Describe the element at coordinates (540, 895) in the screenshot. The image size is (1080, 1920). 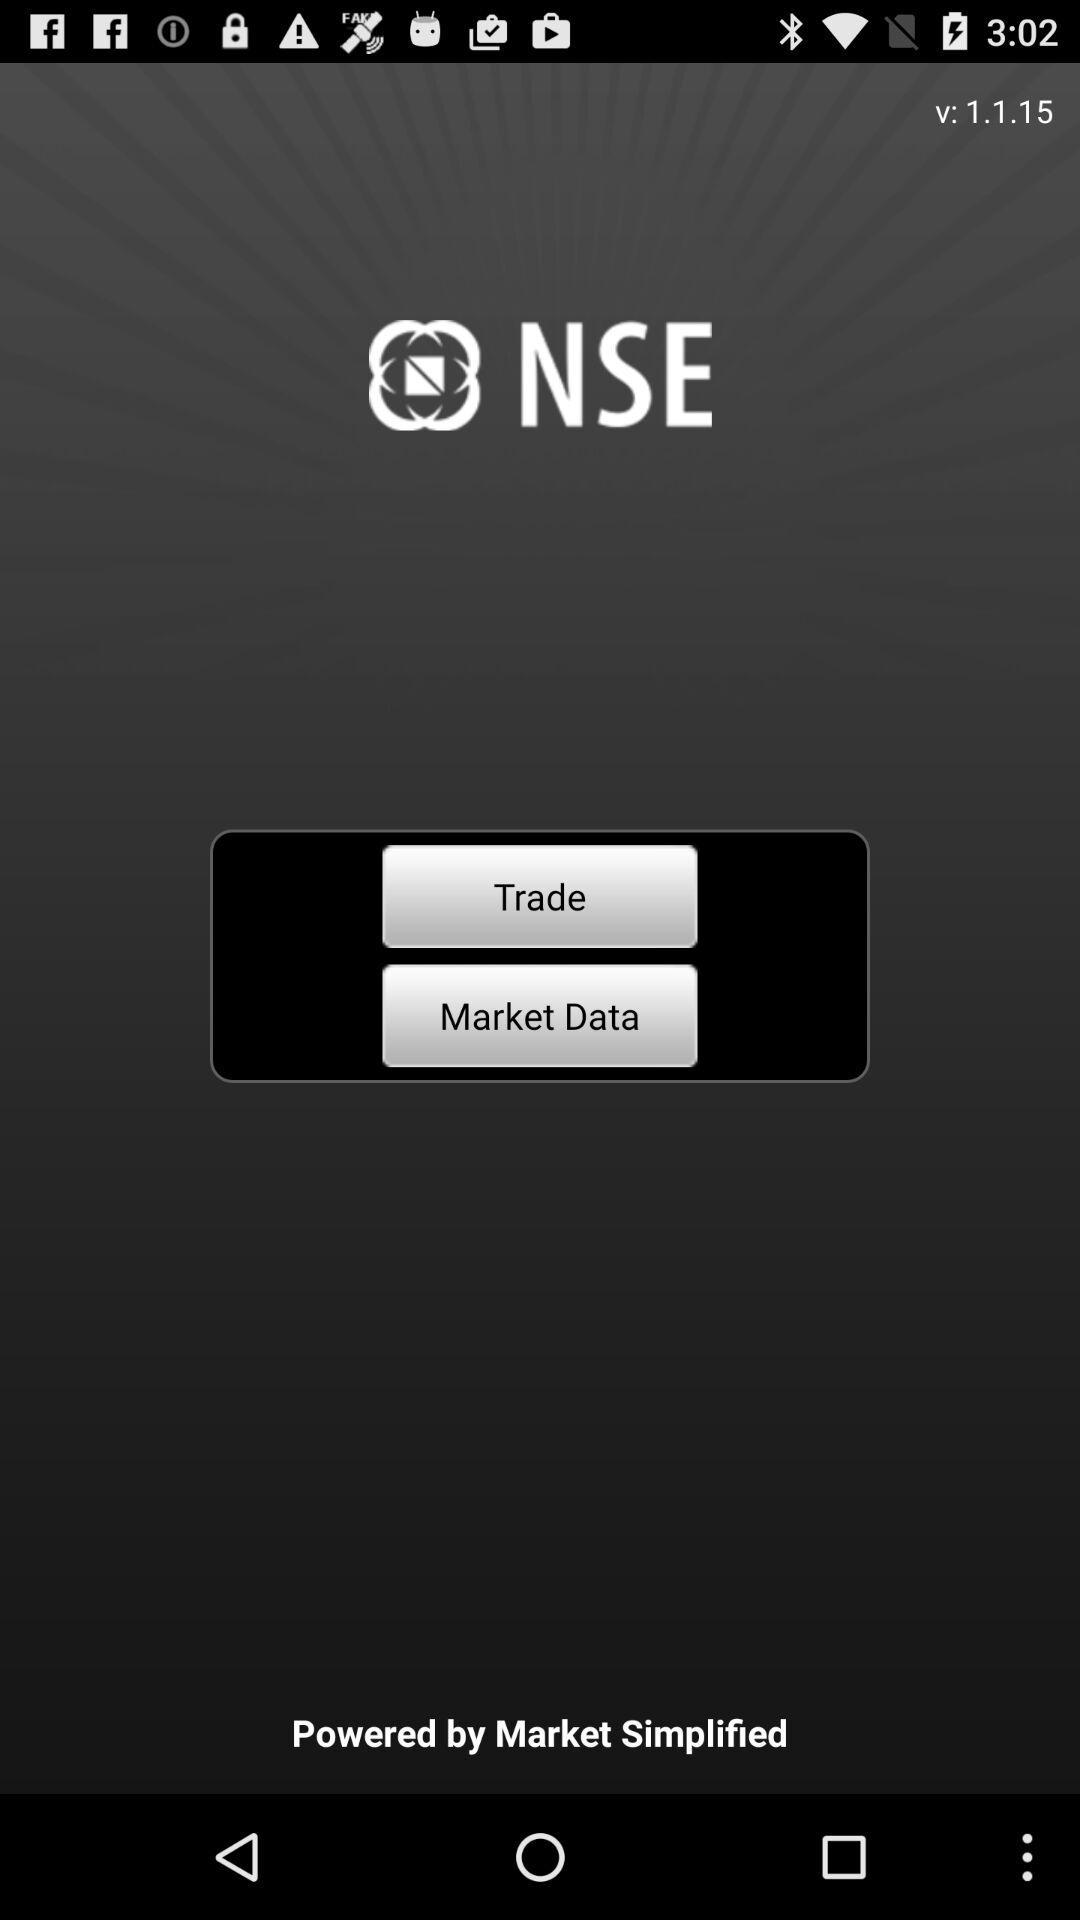
I see `the trade` at that location.